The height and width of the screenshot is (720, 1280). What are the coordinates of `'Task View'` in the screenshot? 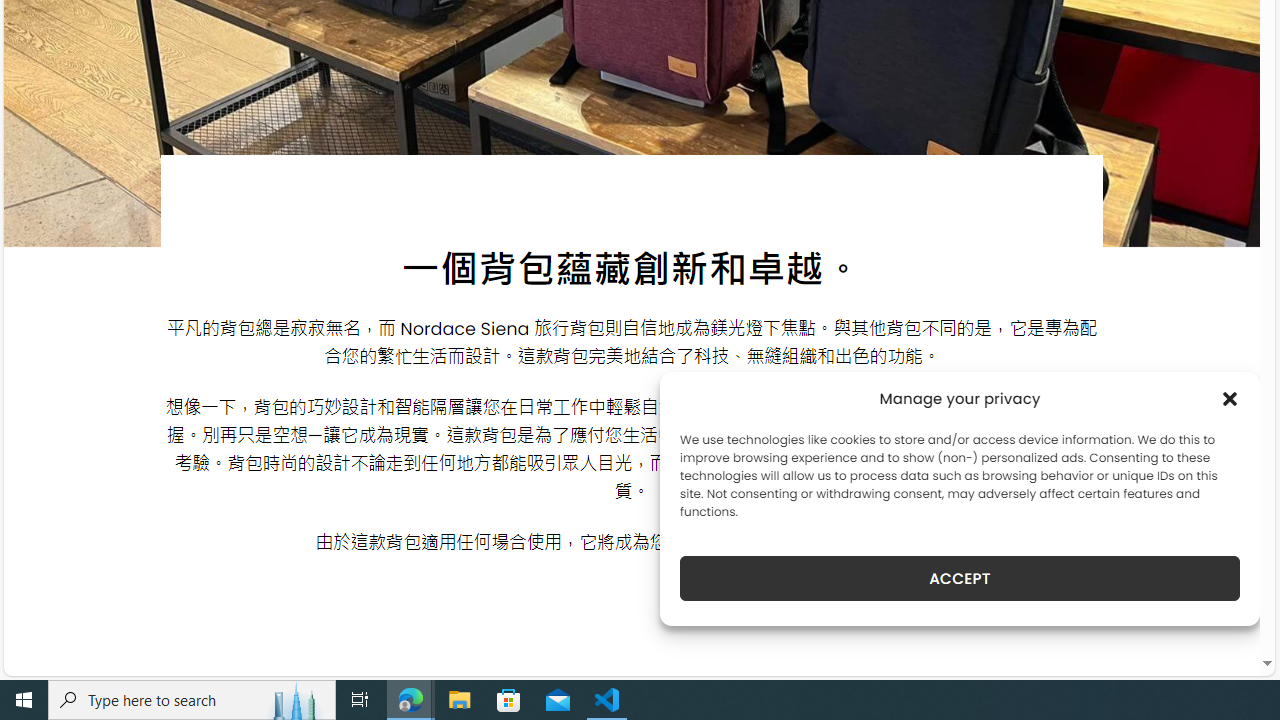 It's located at (359, 698).